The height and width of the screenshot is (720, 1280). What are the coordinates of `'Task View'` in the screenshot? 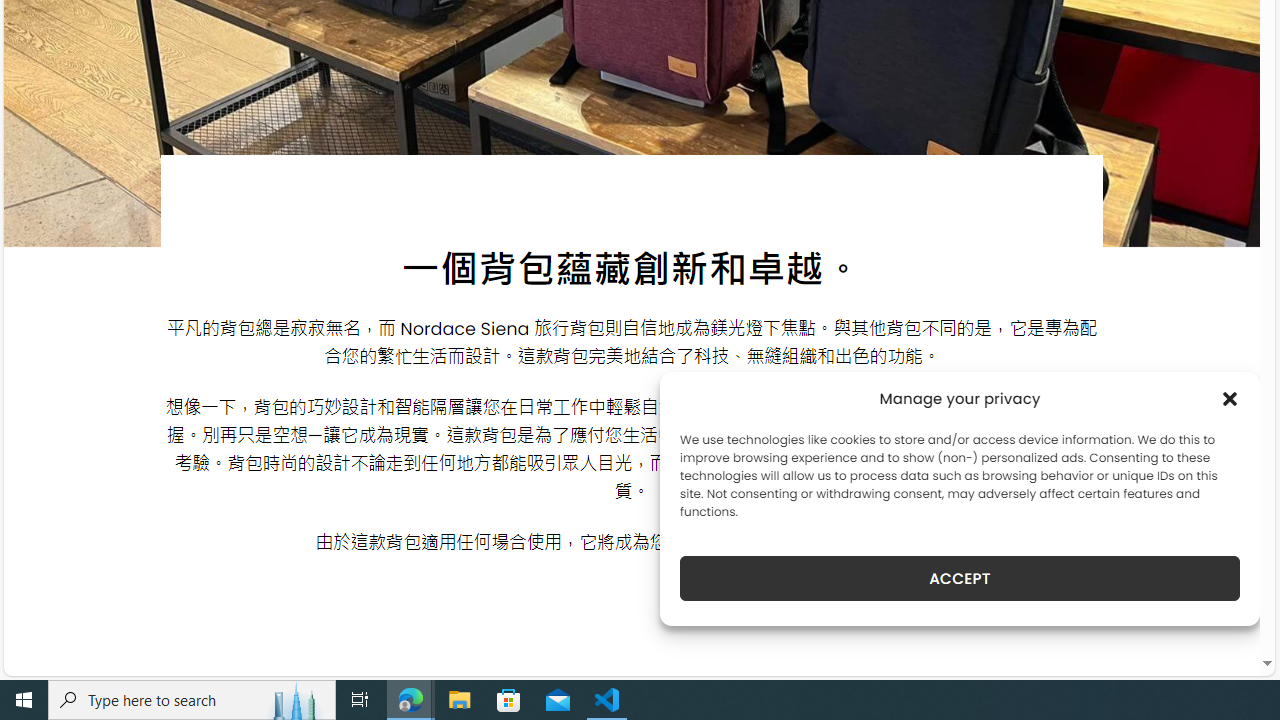 It's located at (359, 698).